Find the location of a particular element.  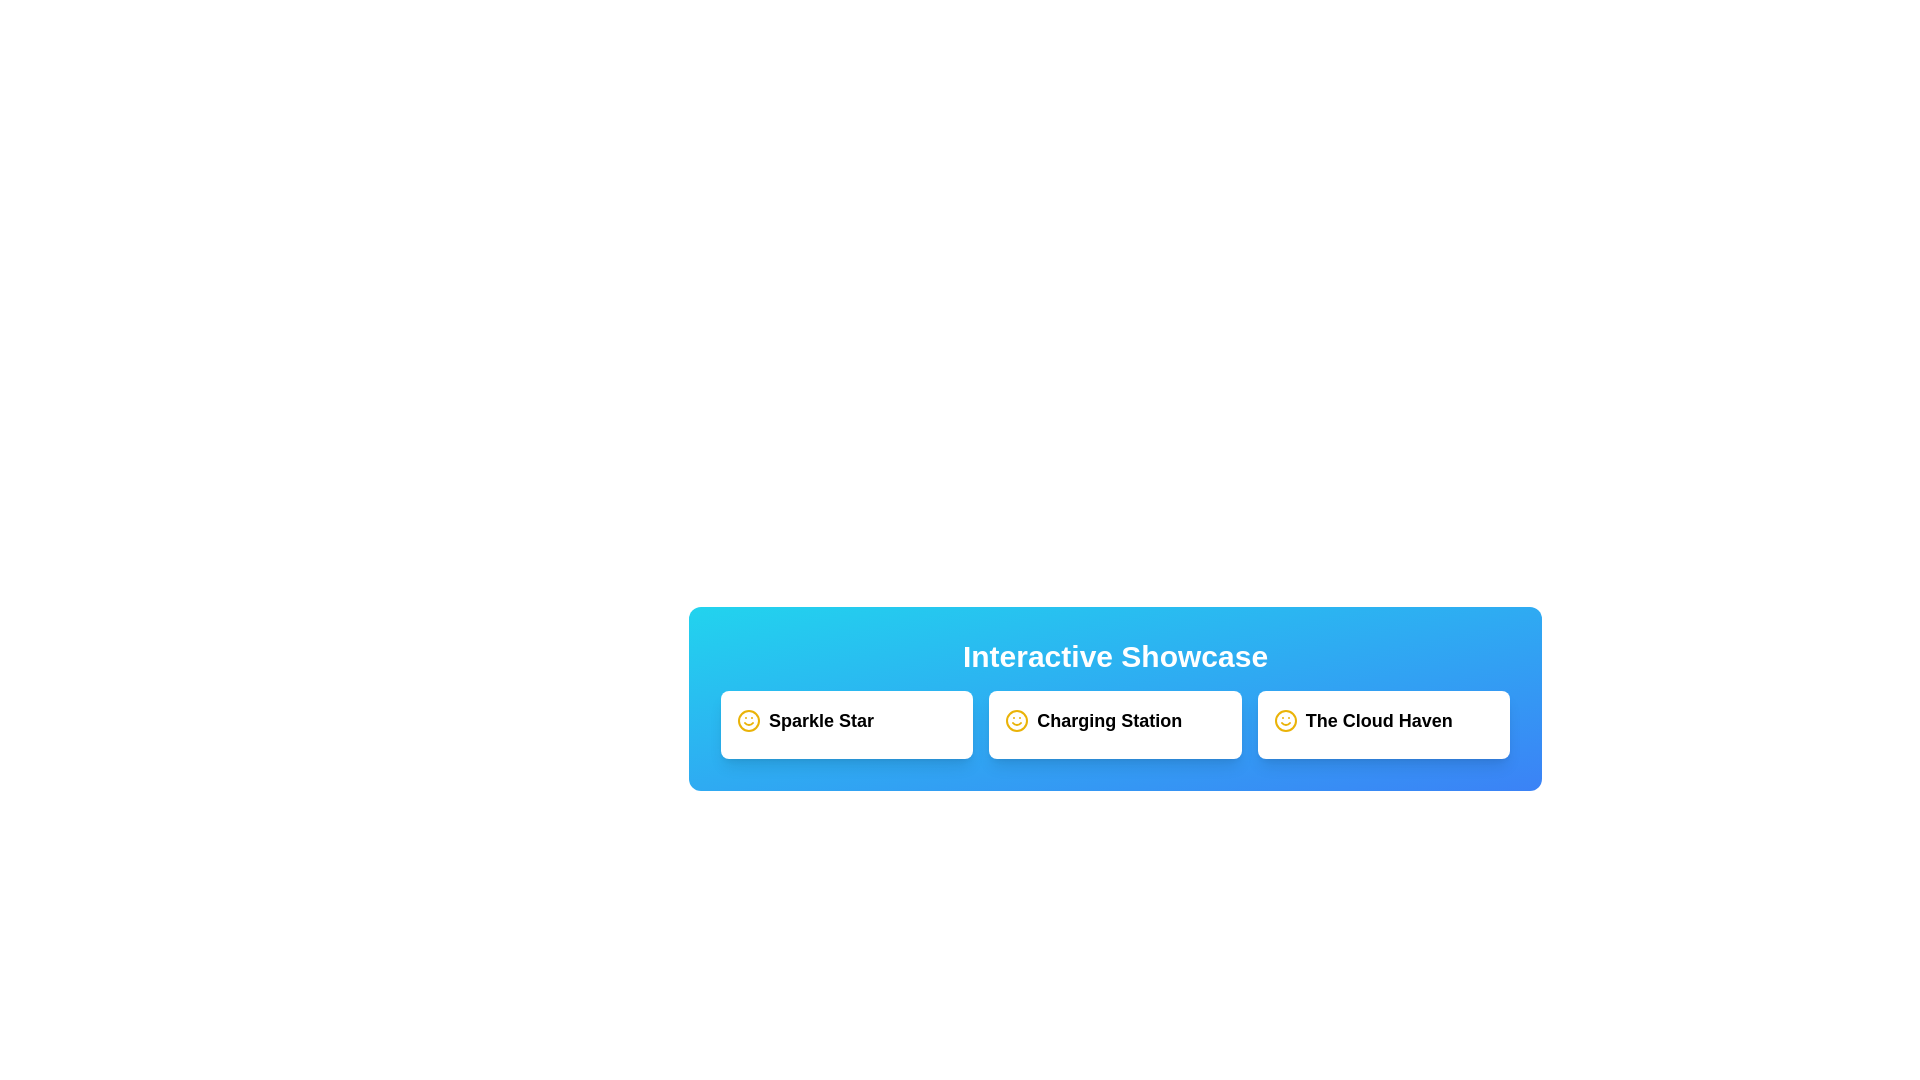

the text label with an icon titled 'The Cloud Haven' located within the third box of the 'Interactive Showcase' section is located at coordinates (1382, 721).